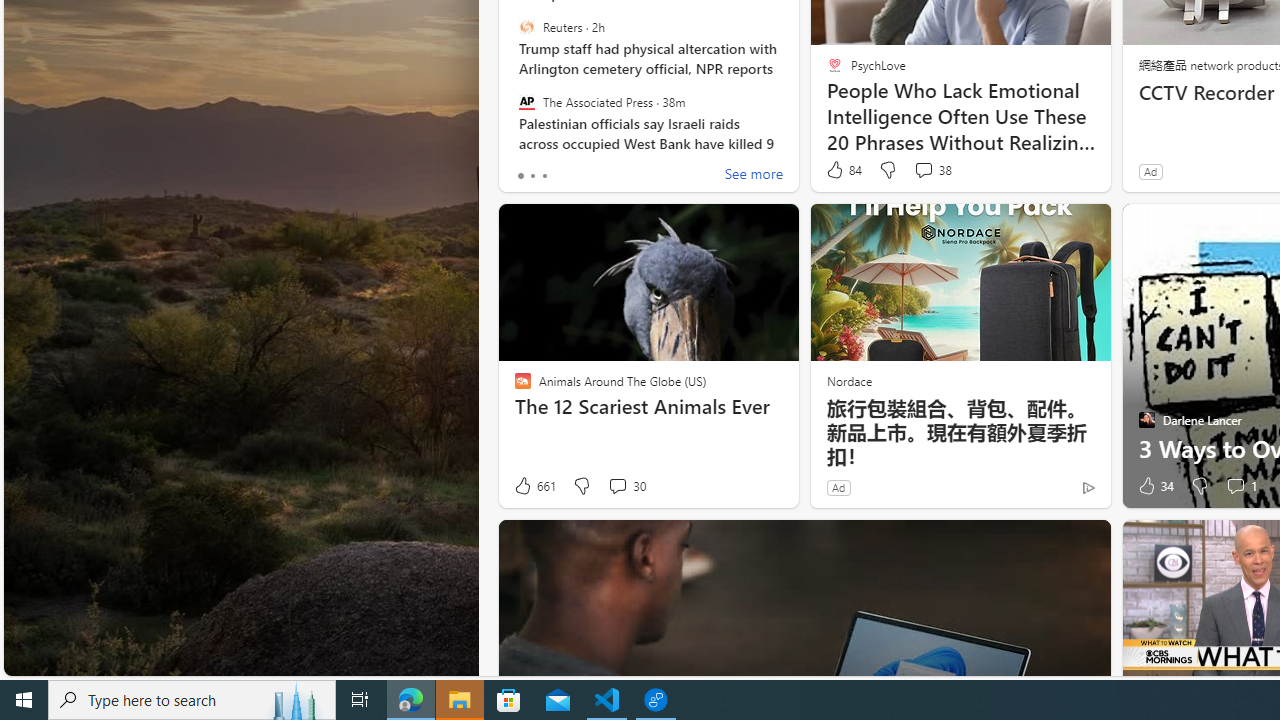  What do you see at coordinates (1200, 486) in the screenshot?
I see `'Dislike'` at bounding box center [1200, 486].